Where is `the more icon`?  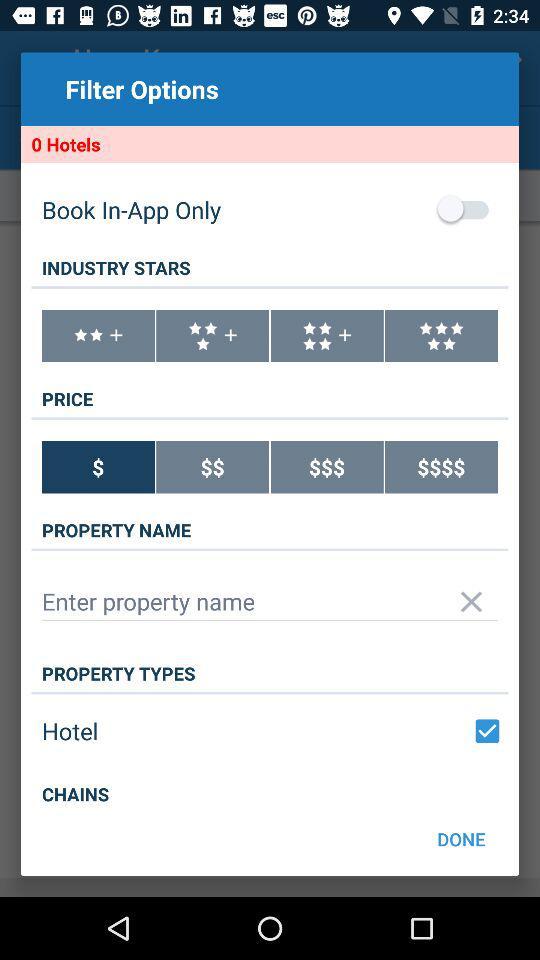
the more icon is located at coordinates (97, 359).